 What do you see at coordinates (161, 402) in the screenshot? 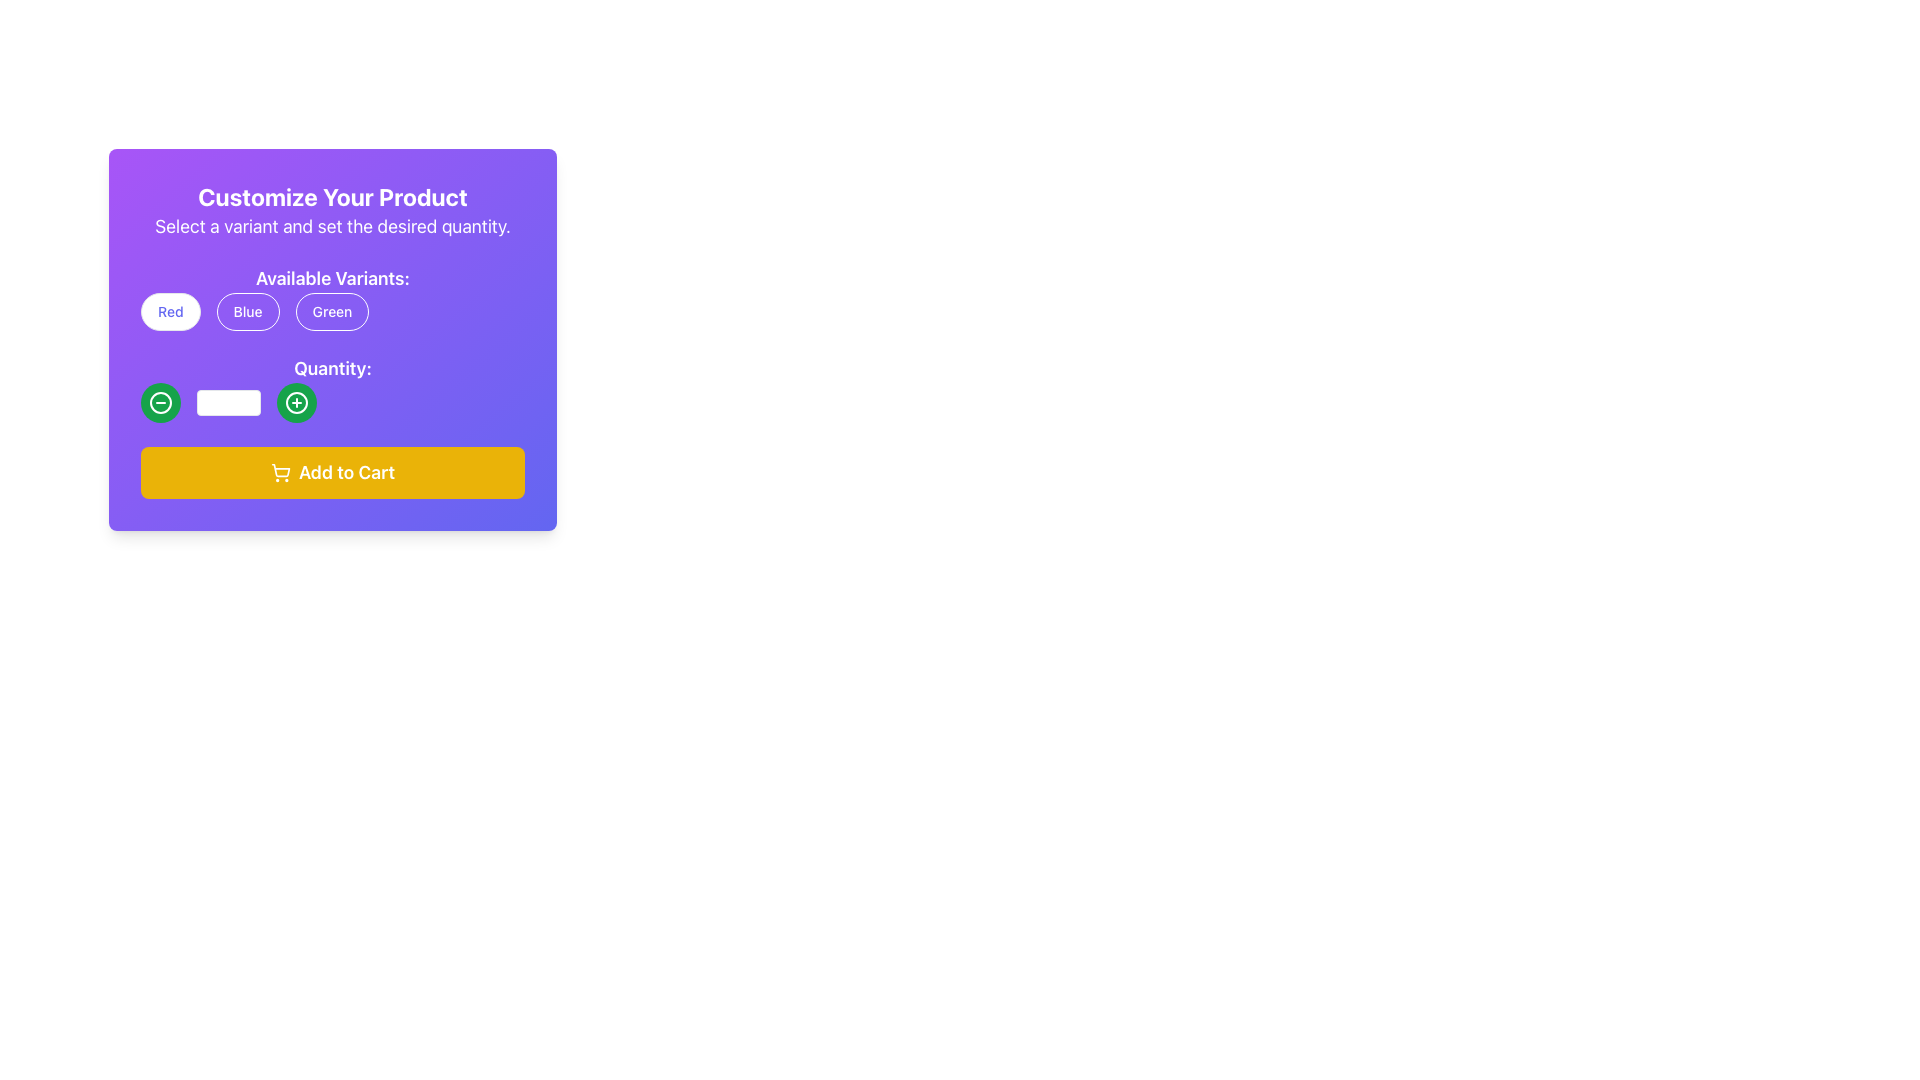
I see `the first circular green button with a minus sign icon, located to the left of the numeric input field` at bounding box center [161, 402].